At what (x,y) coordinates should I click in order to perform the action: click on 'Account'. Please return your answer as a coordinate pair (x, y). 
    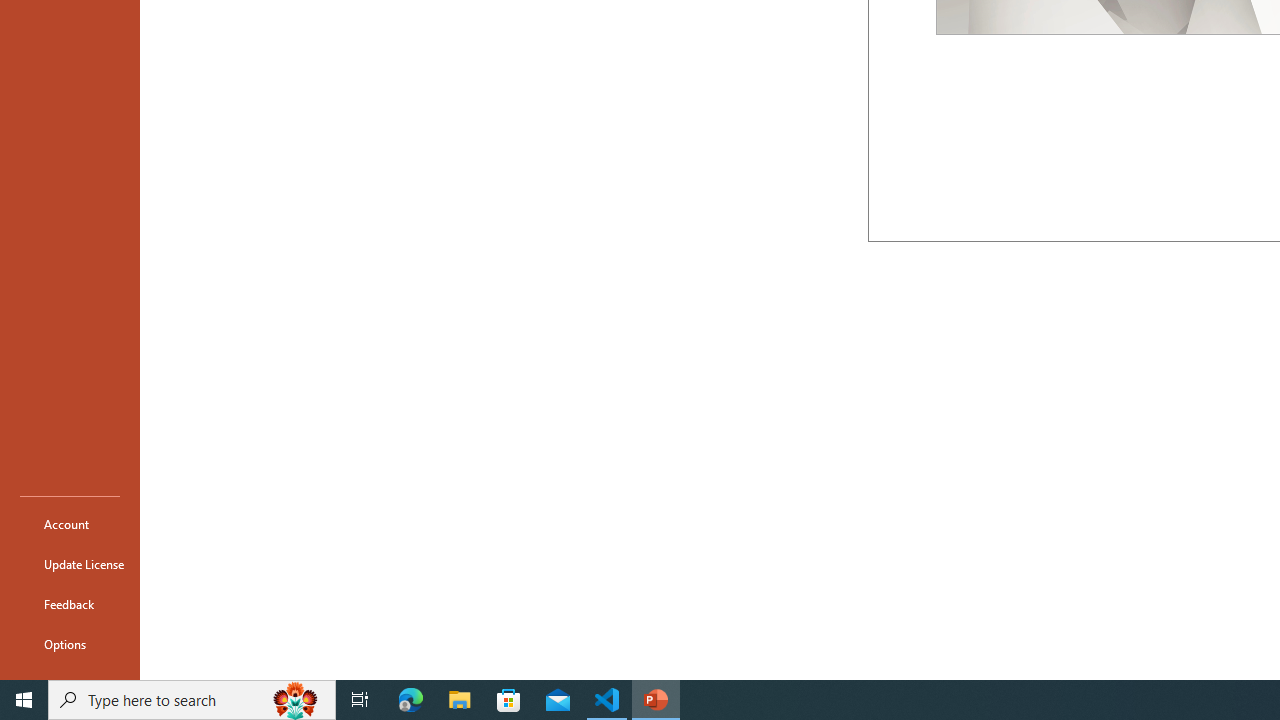
    Looking at the image, I should click on (69, 523).